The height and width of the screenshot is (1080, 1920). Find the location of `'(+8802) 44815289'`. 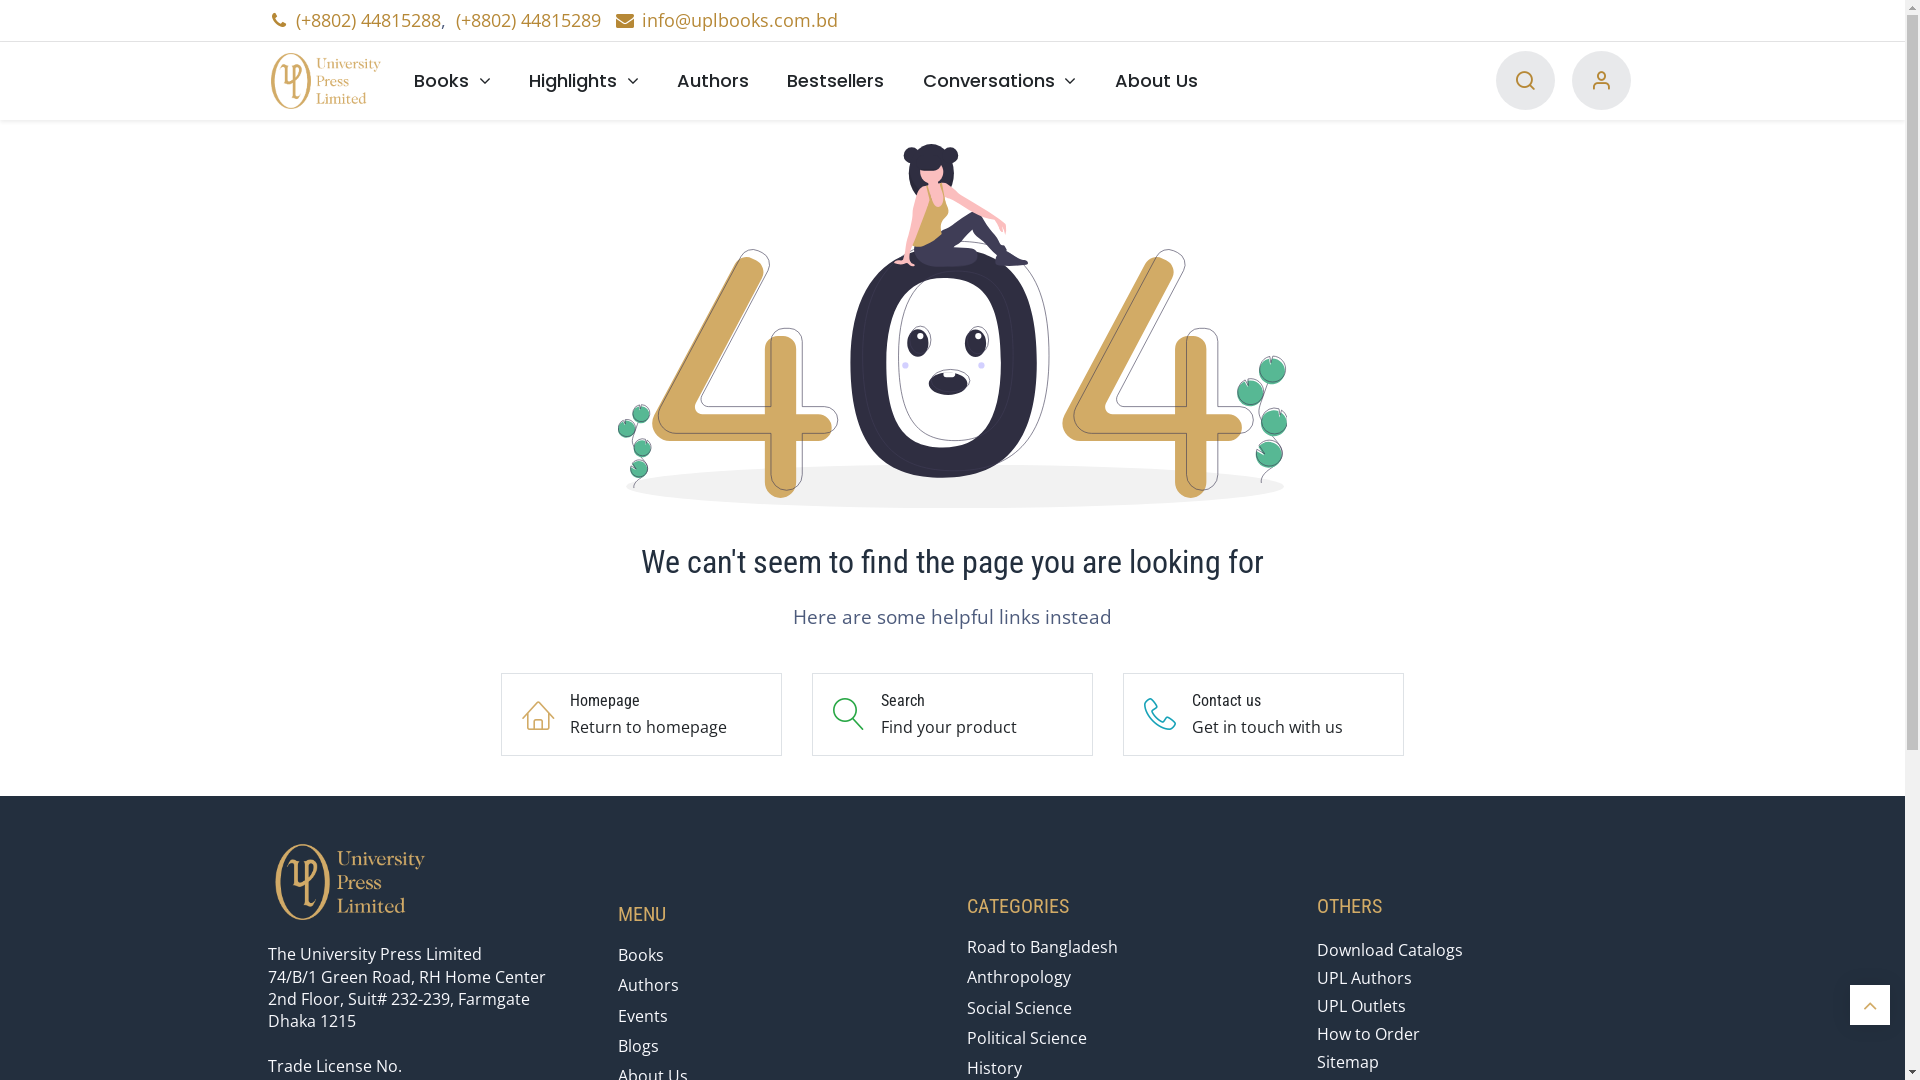

'(+8802) 44815289' is located at coordinates (455, 19).